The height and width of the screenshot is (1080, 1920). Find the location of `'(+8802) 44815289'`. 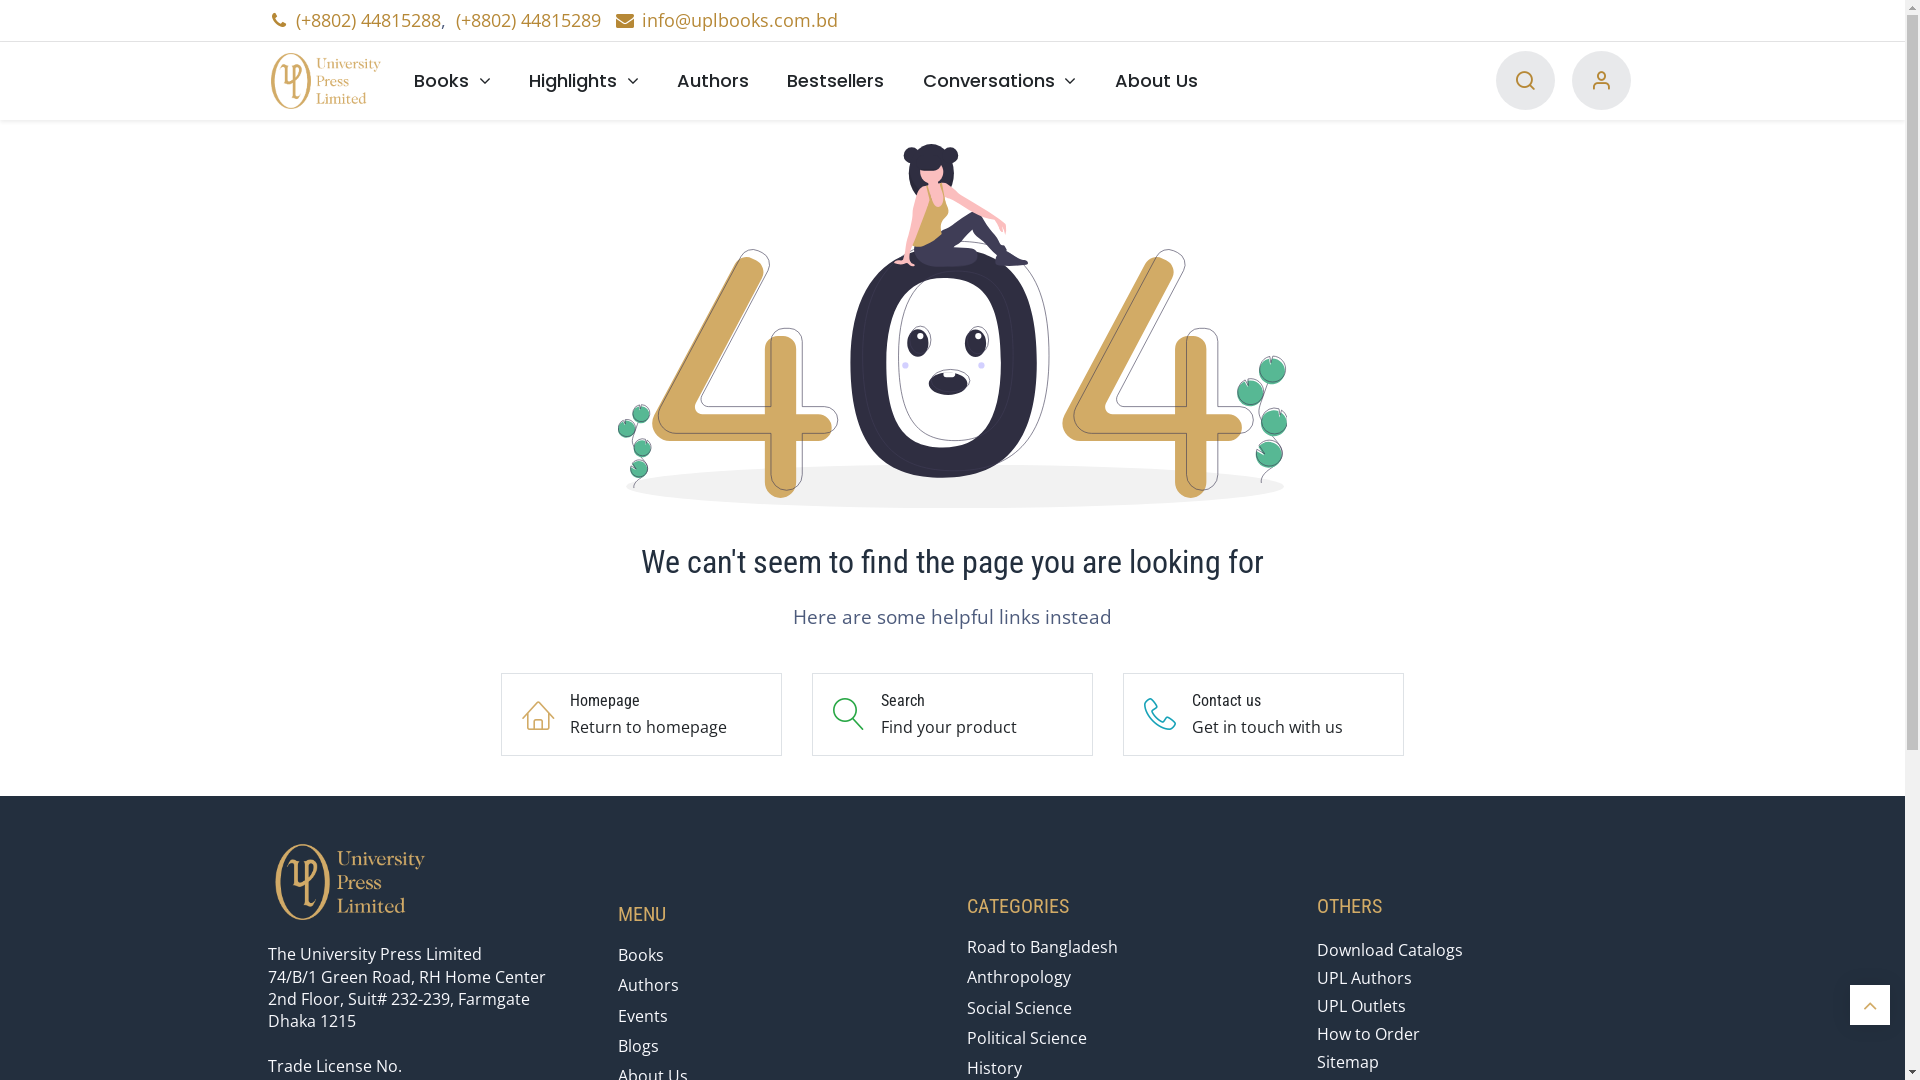

'(+8802) 44815289' is located at coordinates (455, 19).